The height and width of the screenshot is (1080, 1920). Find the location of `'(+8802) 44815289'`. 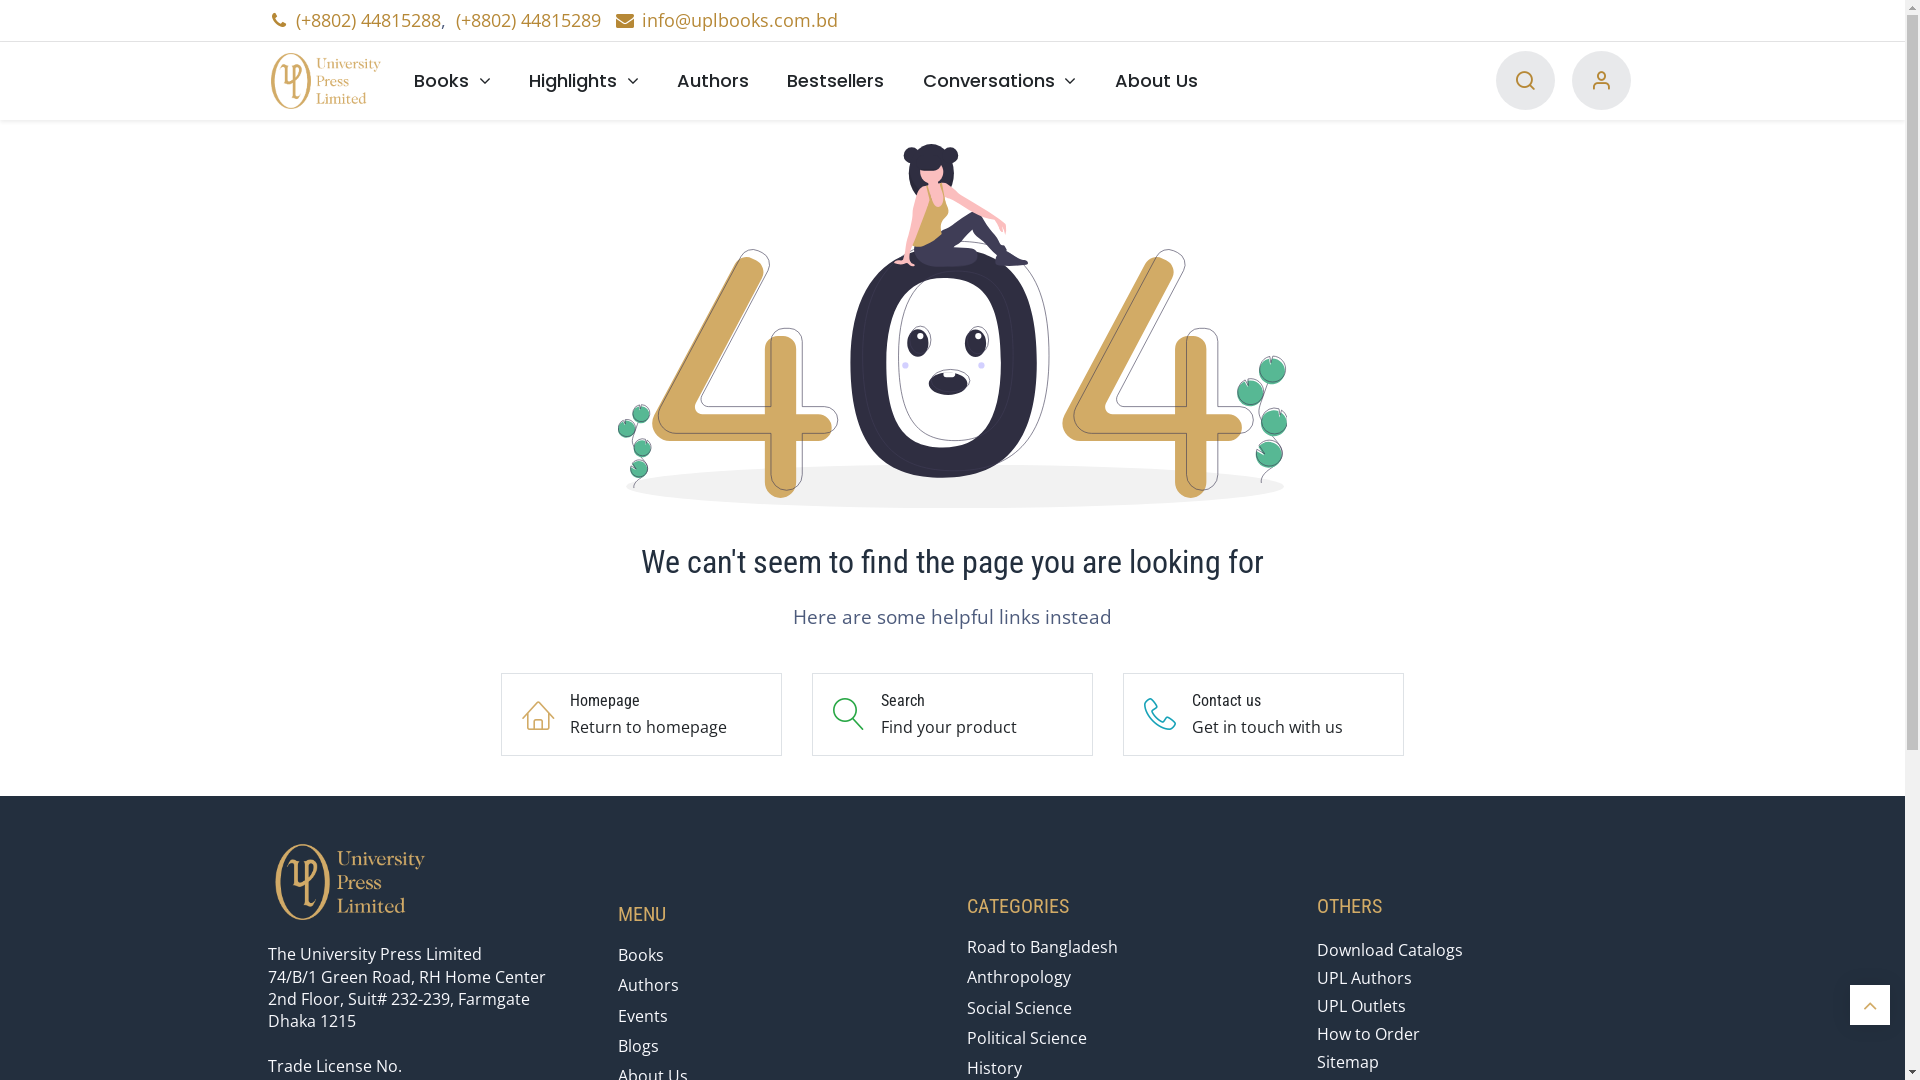

'(+8802) 44815289' is located at coordinates (455, 19).